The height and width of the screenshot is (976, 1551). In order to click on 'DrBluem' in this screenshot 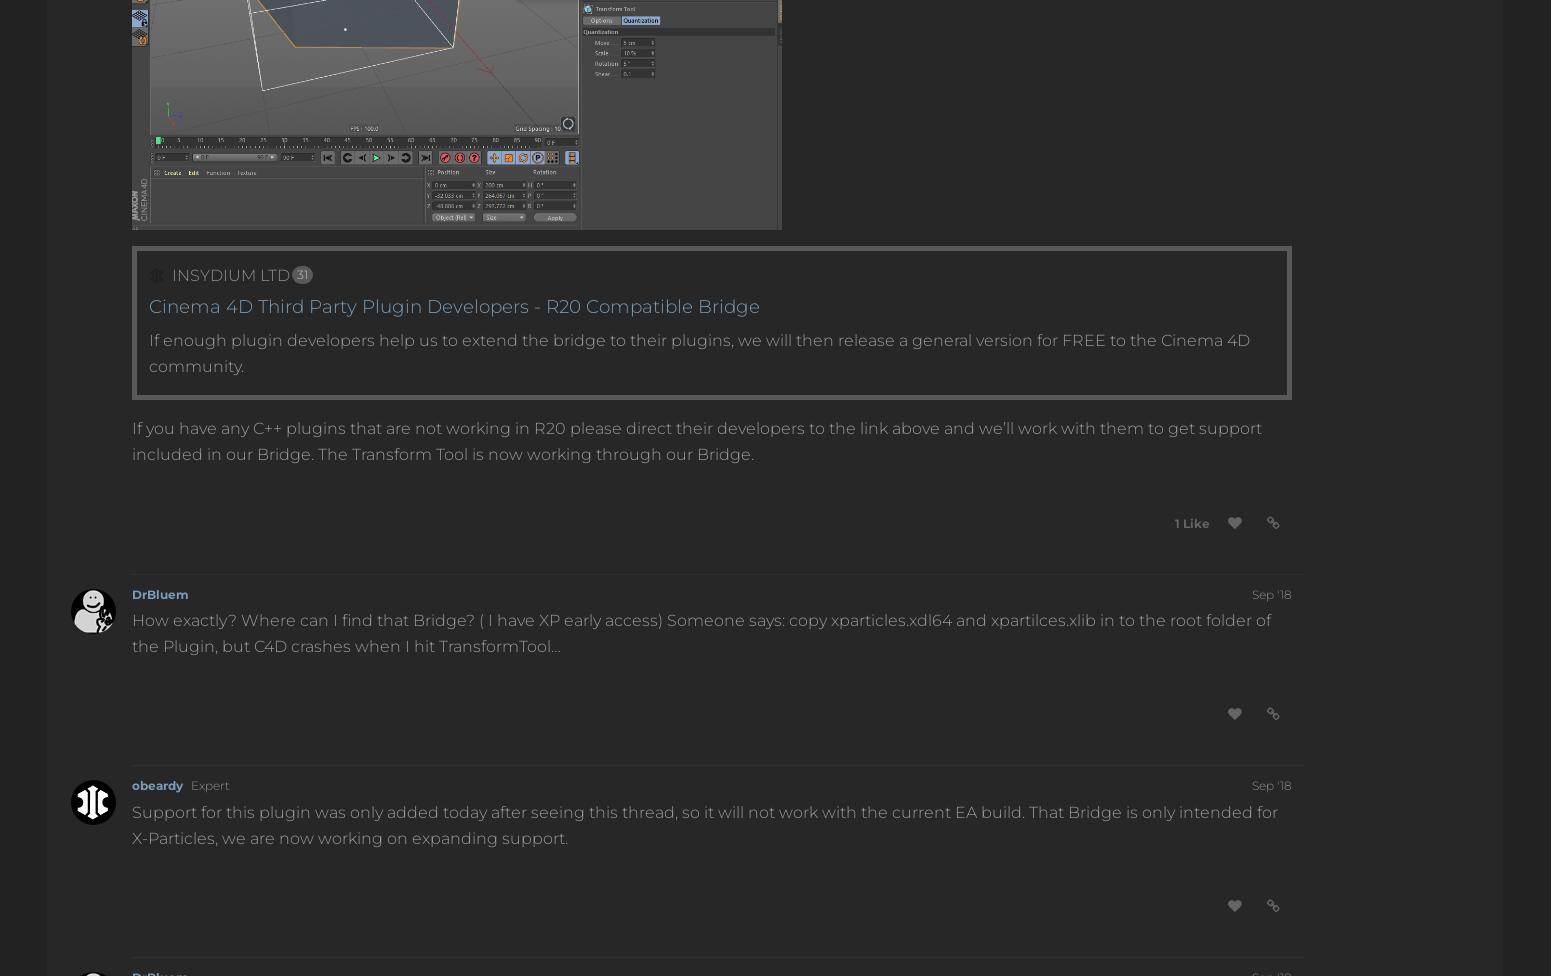, I will do `click(159, 593)`.